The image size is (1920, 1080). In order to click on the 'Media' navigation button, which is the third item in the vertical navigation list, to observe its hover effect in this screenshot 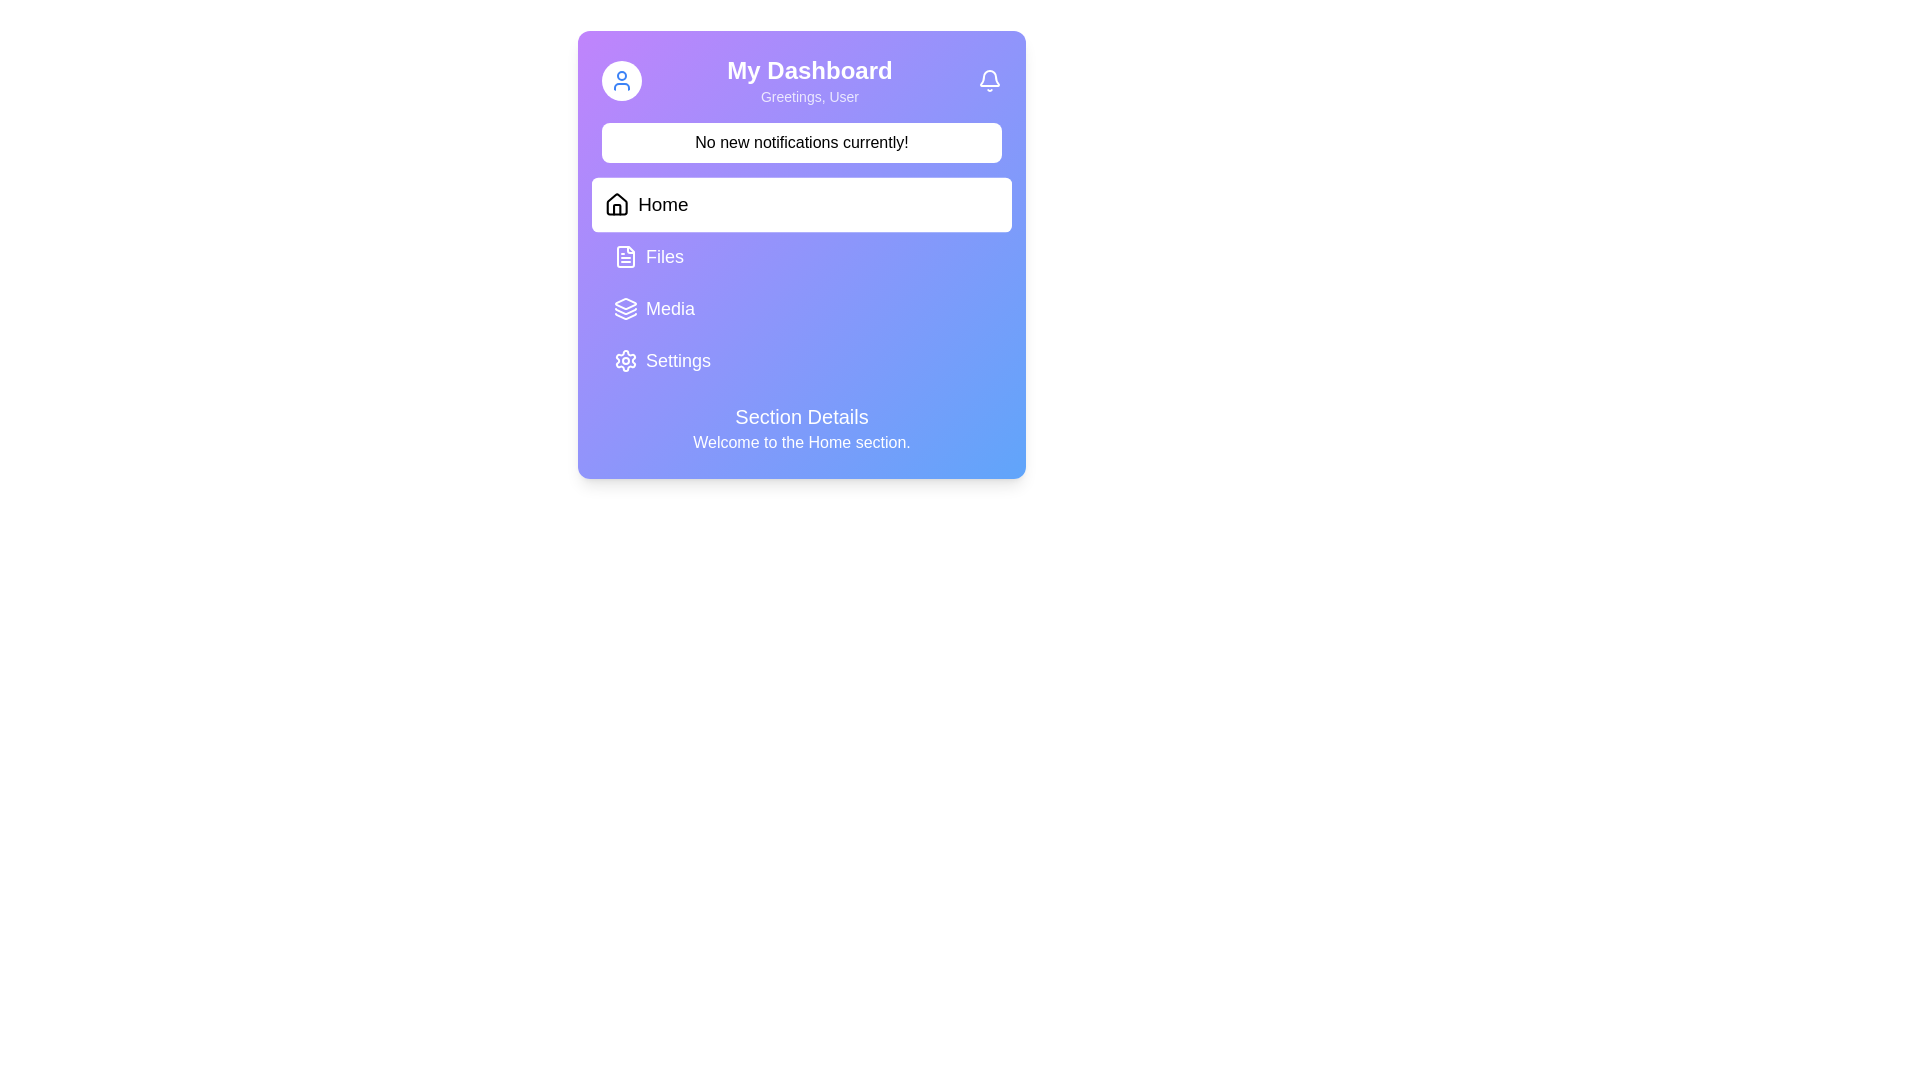, I will do `click(801, 308)`.